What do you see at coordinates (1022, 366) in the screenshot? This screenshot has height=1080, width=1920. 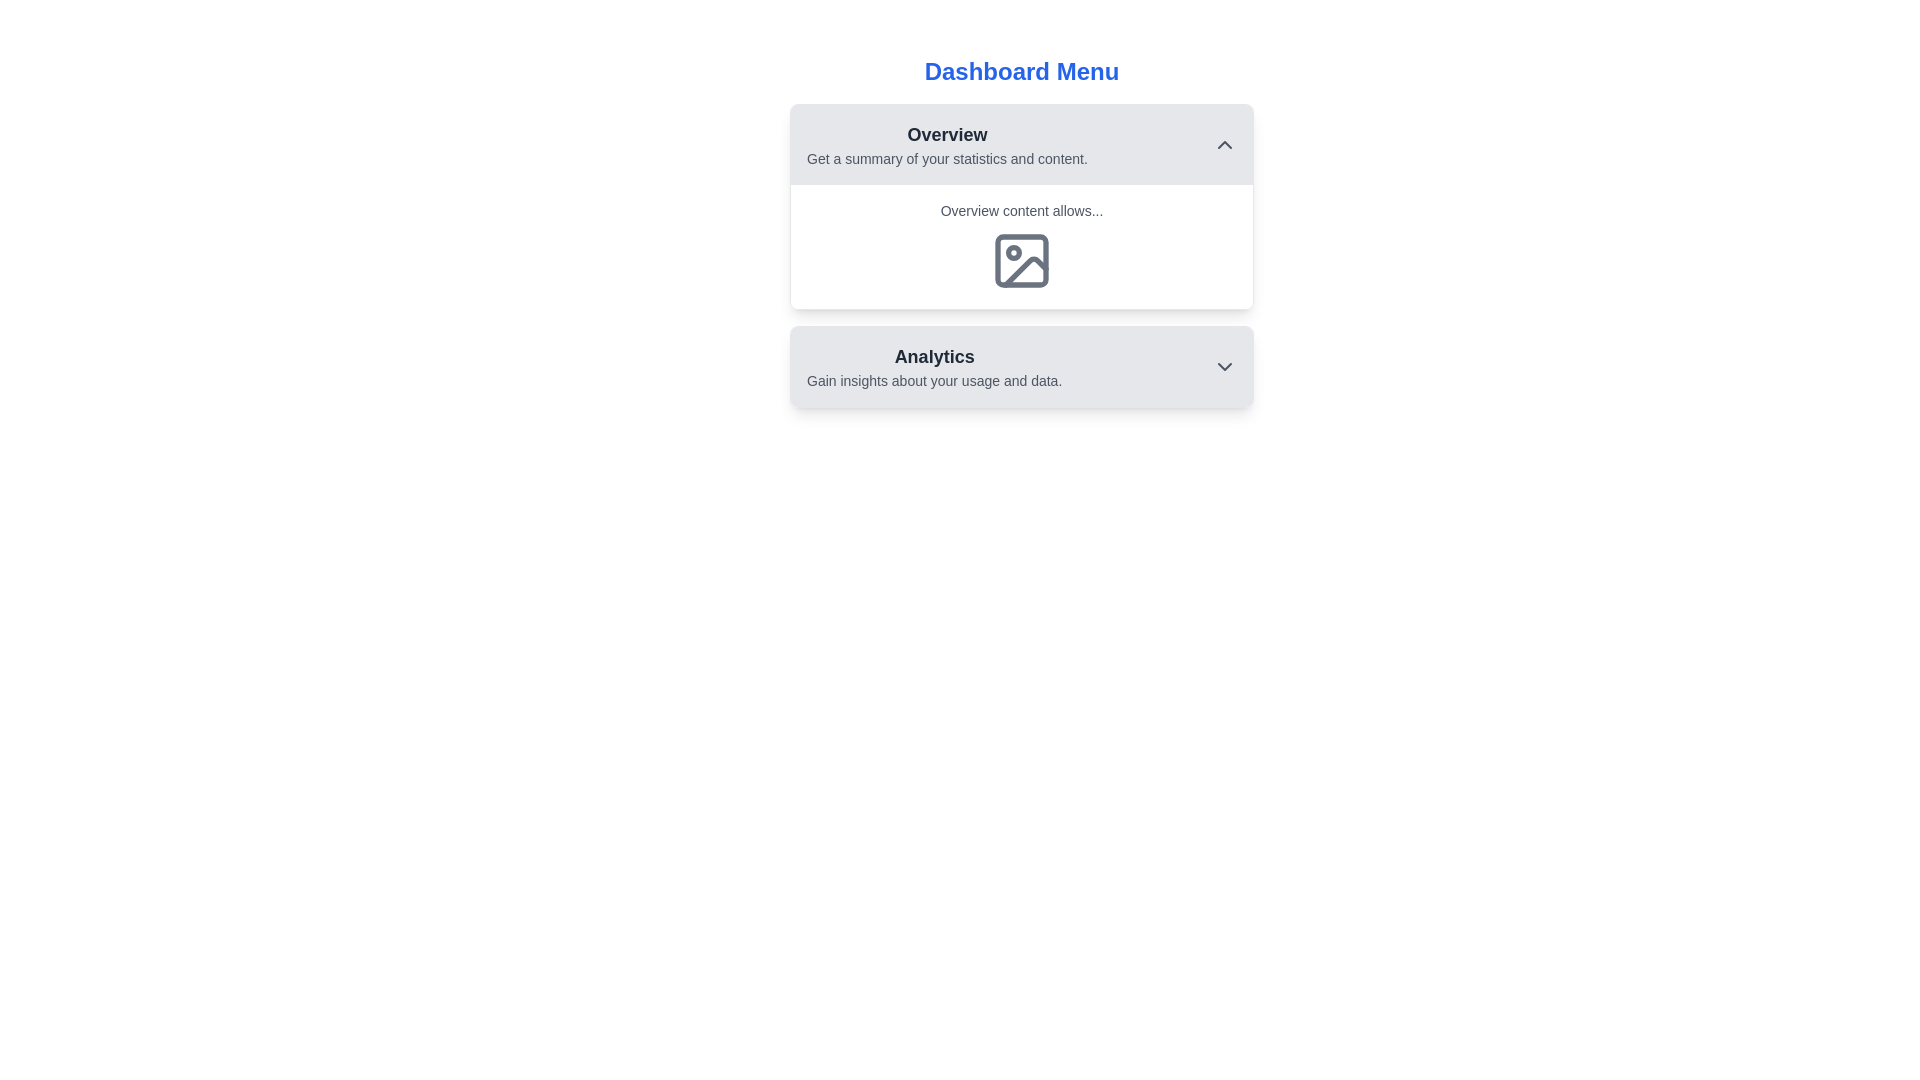 I see `the 'Analytics' section header element` at bounding box center [1022, 366].